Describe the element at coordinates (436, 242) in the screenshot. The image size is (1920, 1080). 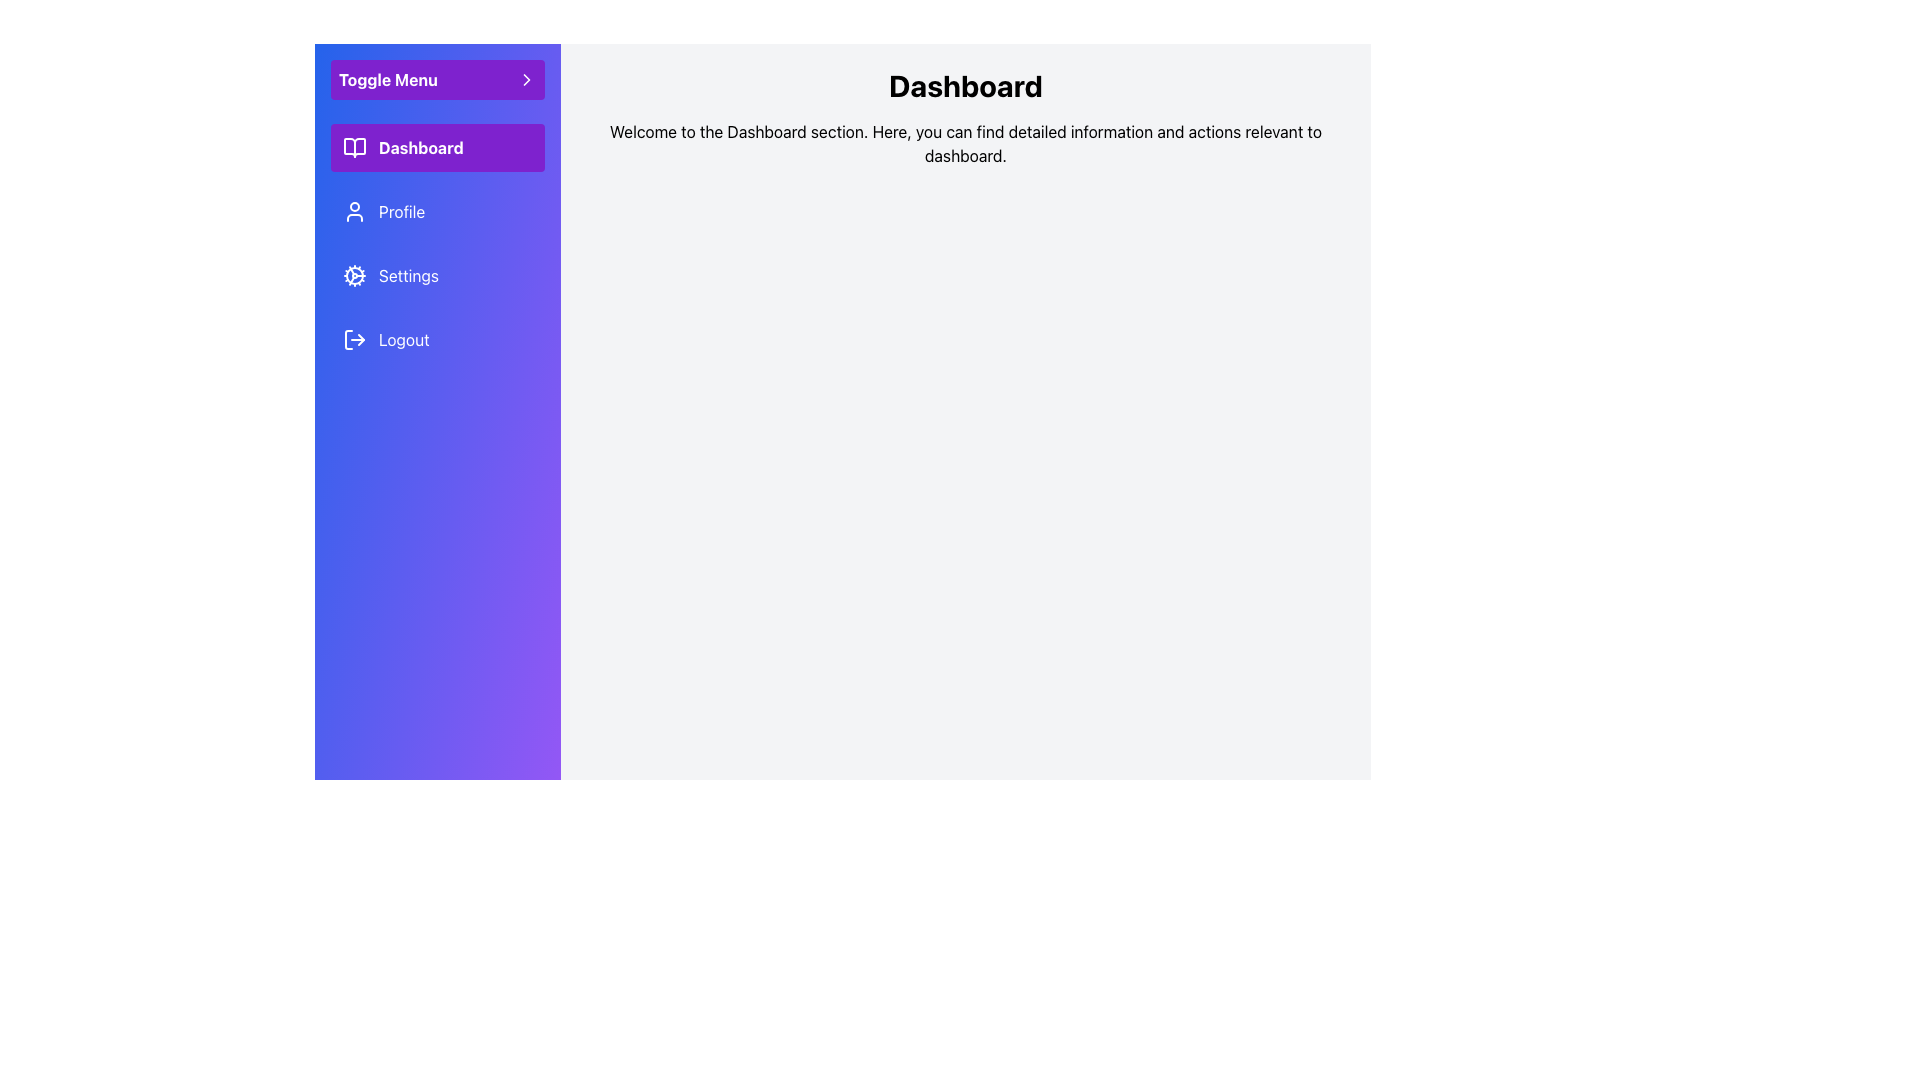
I see `the Navigation Menu located centrally within the left sidebar, below the 'Toggle Menu' item and above the main interface area` at that location.